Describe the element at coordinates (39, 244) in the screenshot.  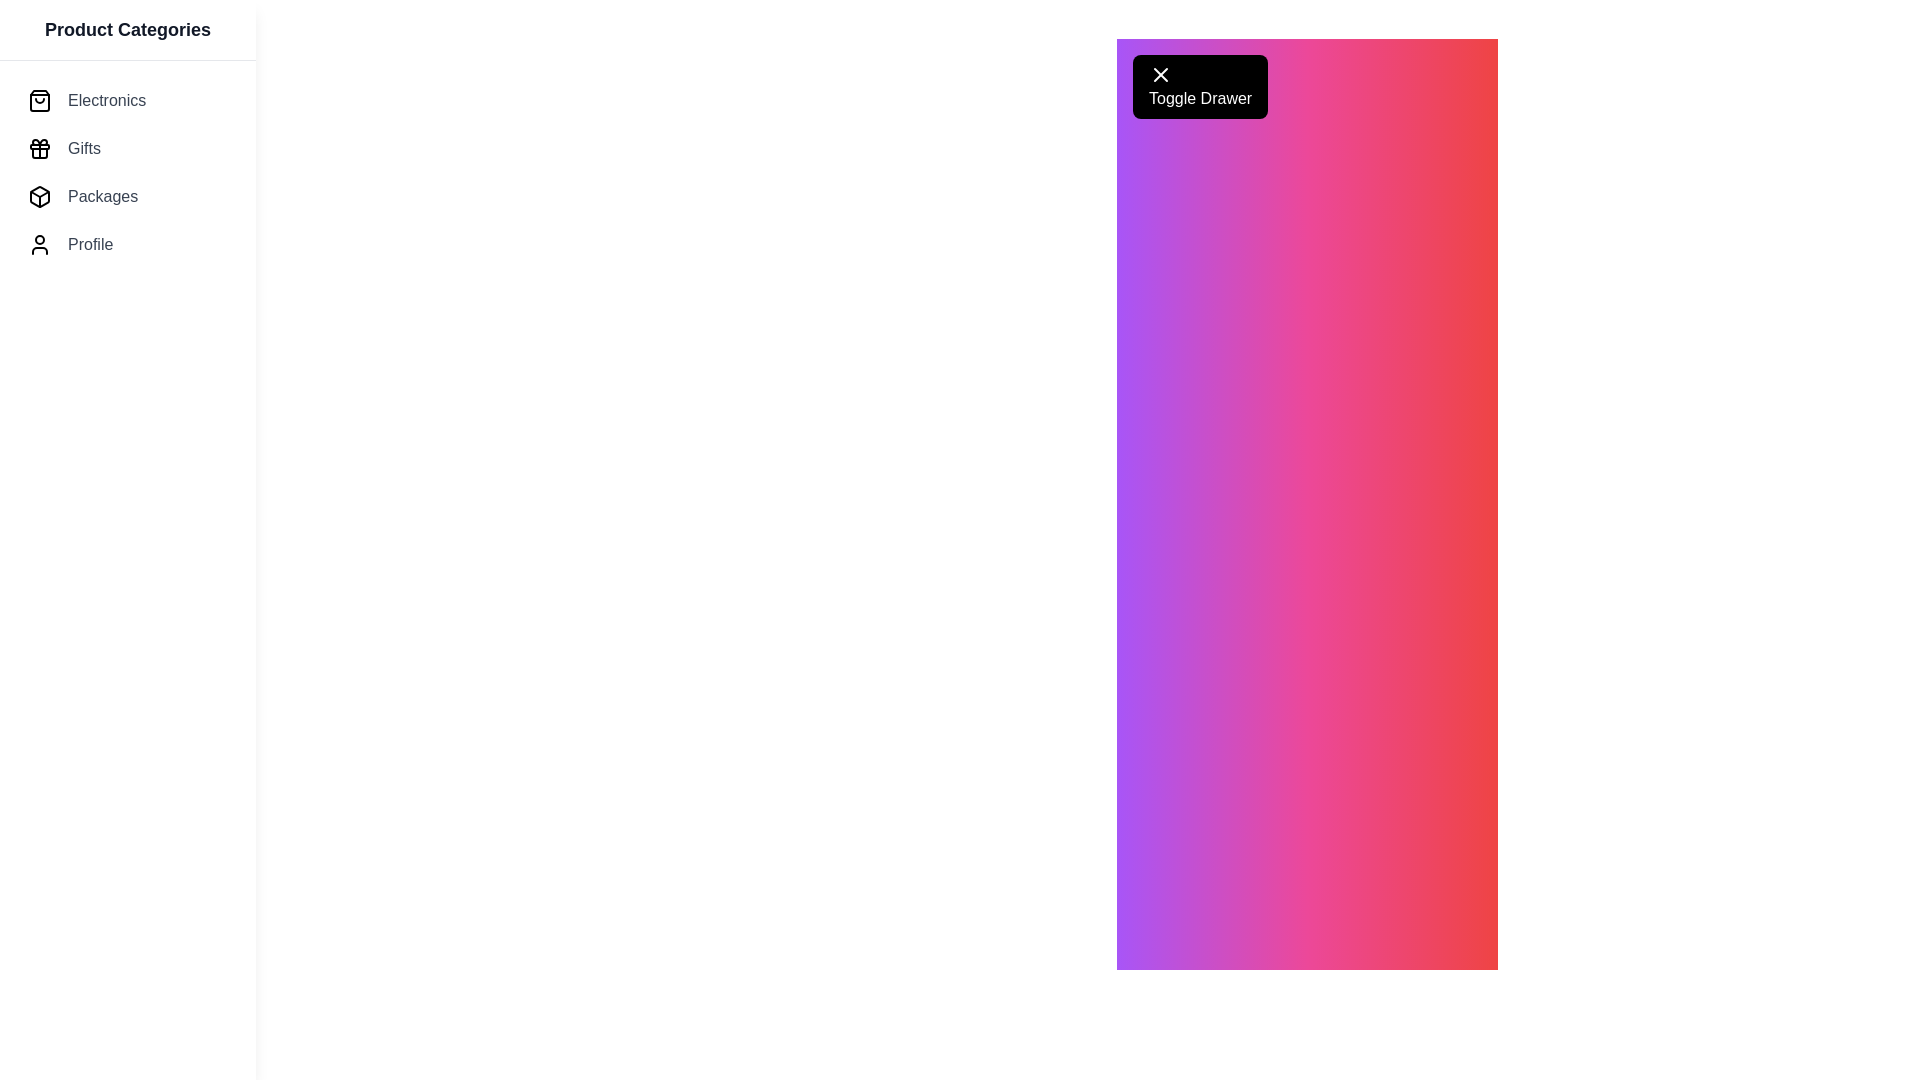
I see `the icon representing the Profile category` at that location.